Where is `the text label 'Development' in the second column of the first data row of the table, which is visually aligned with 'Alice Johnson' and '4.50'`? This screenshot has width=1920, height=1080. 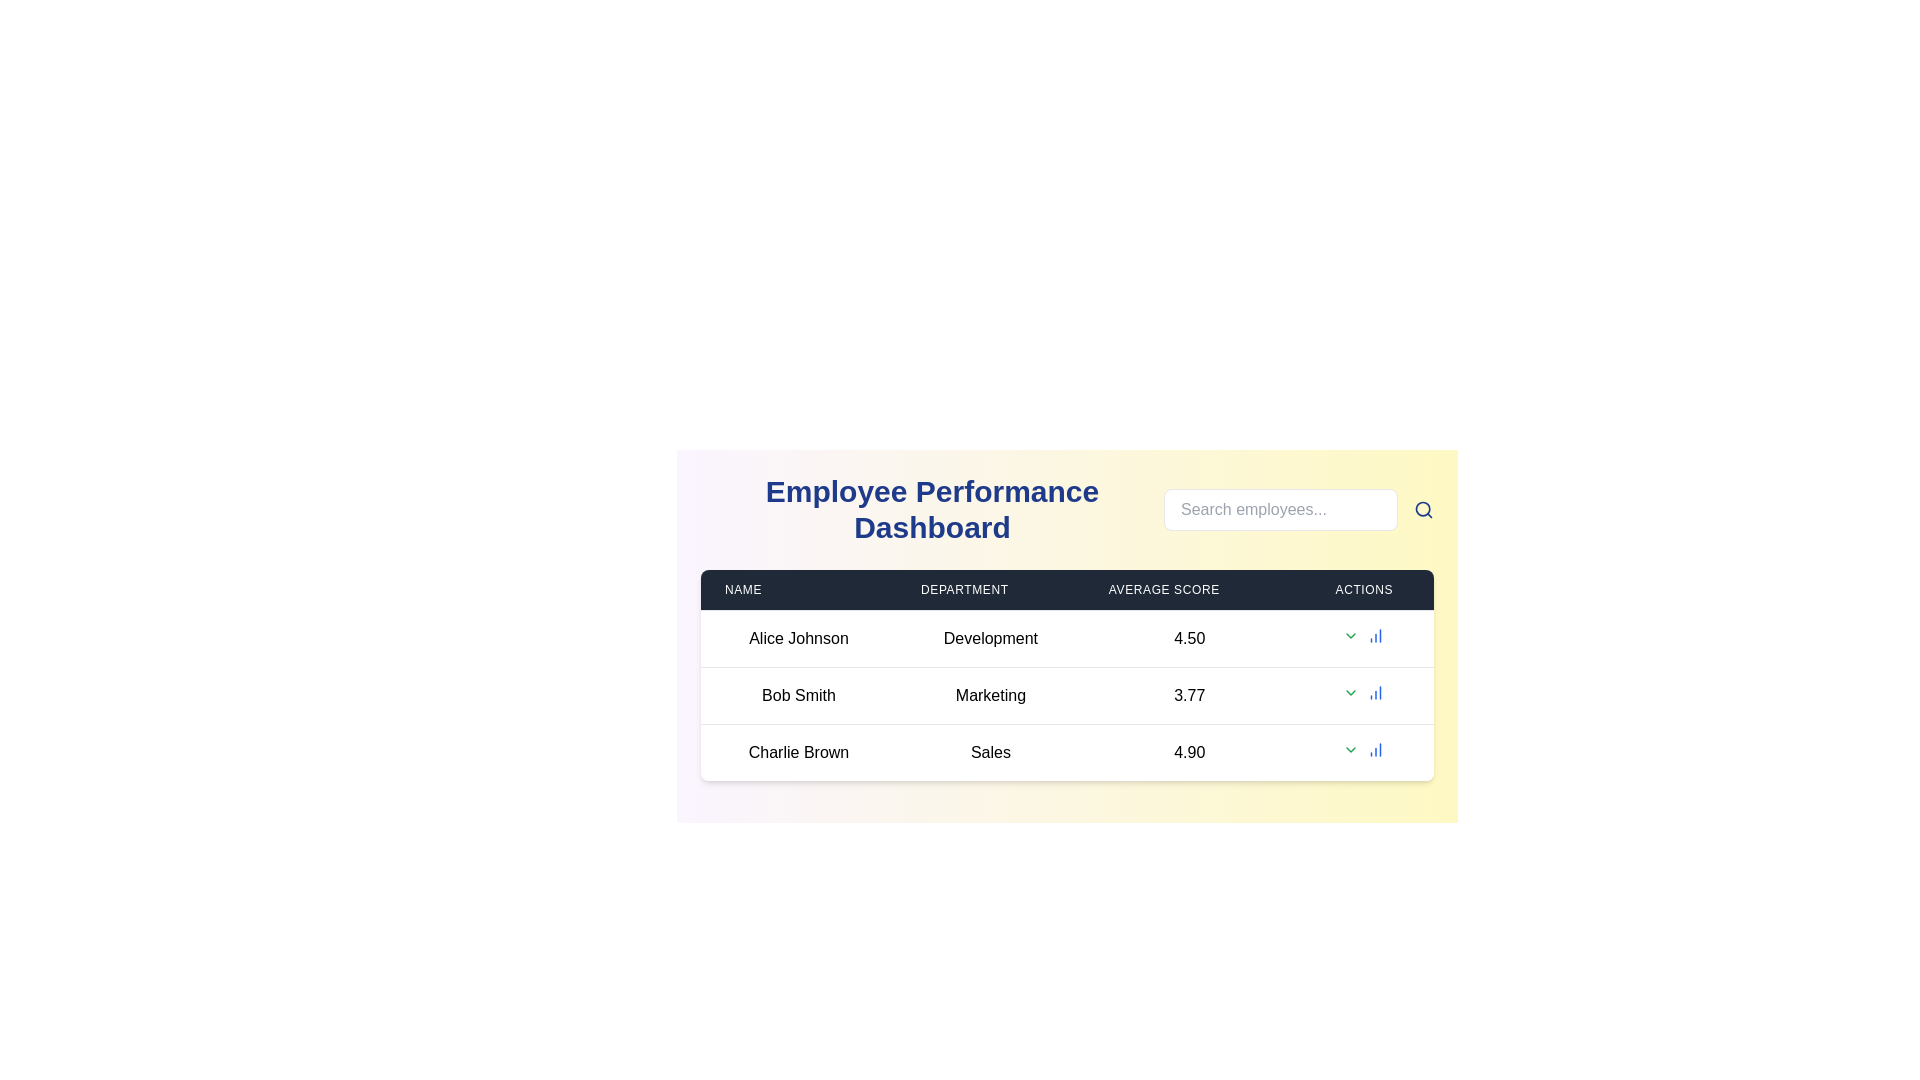 the text label 'Development' in the second column of the first data row of the table, which is visually aligned with 'Alice Johnson' and '4.50' is located at coordinates (990, 639).